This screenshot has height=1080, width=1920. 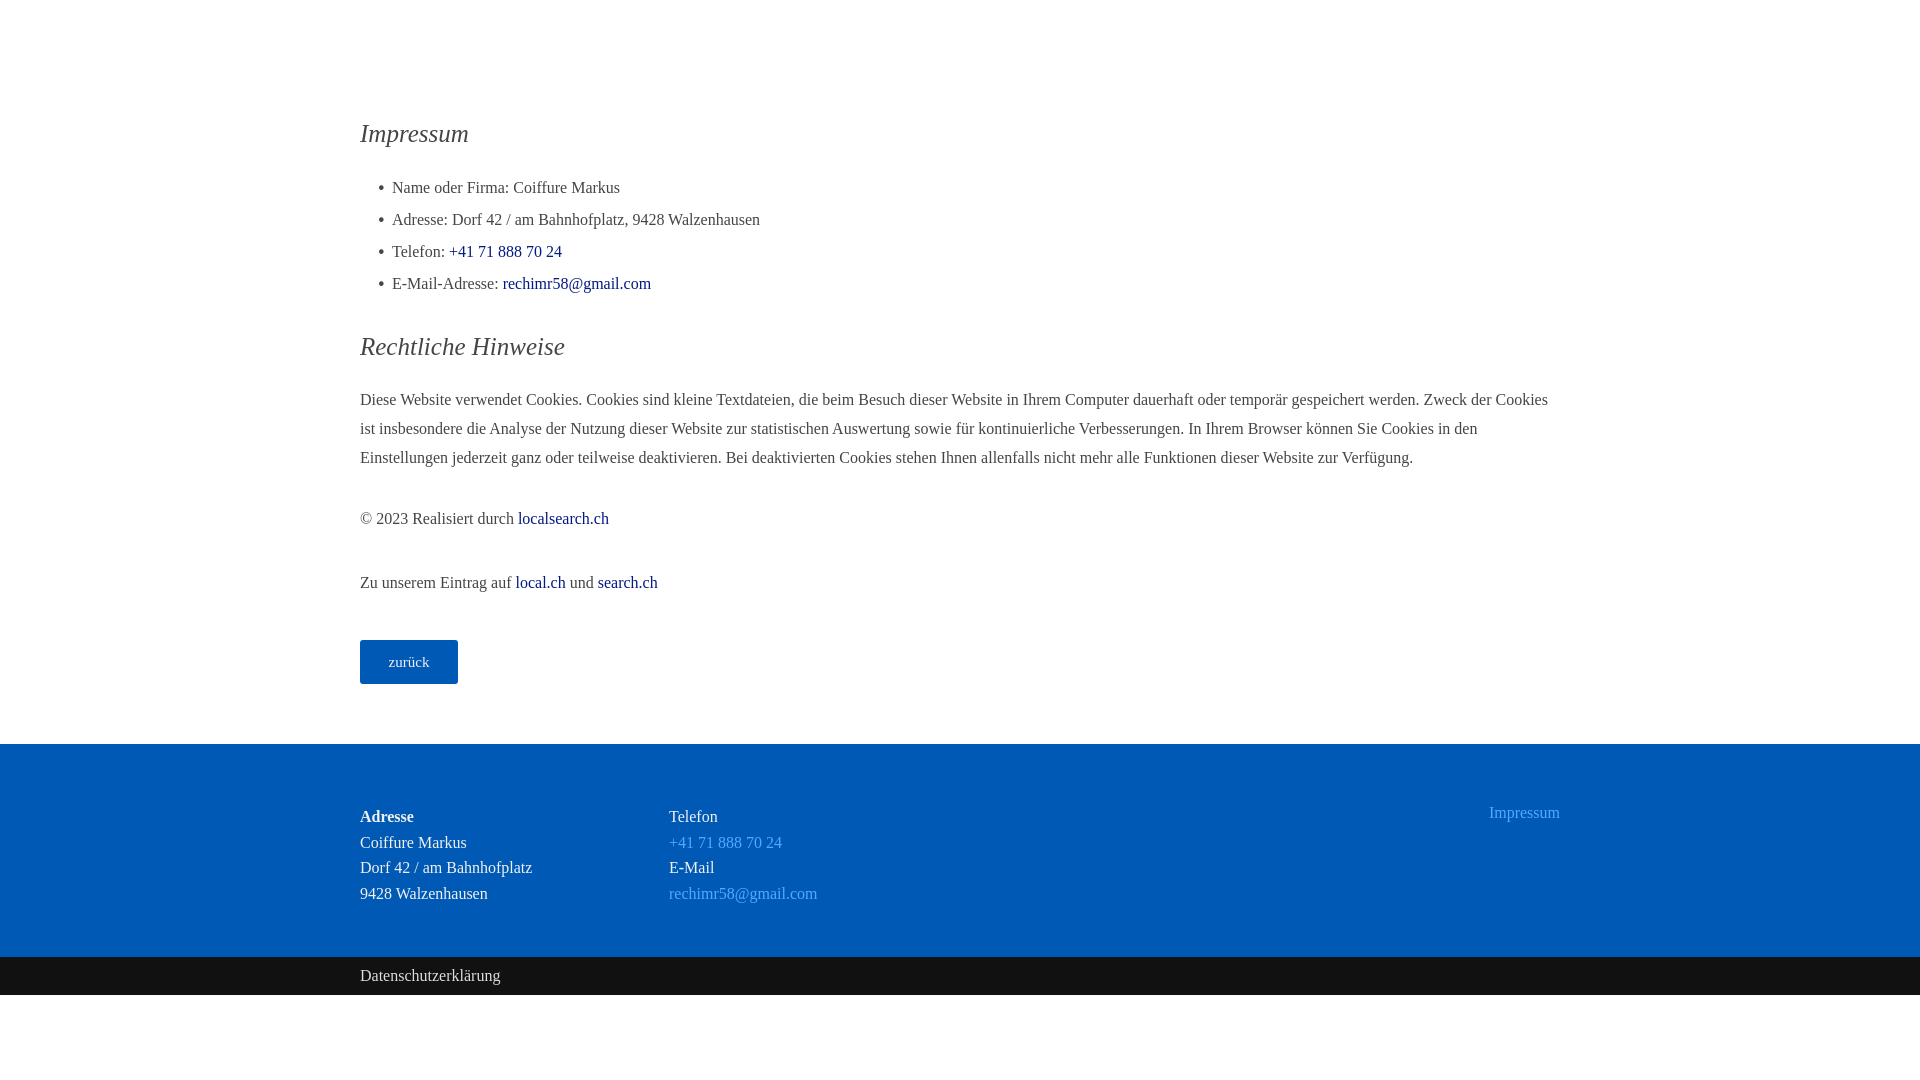 I want to click on '+41 71 888 70 24', so click(x=505, y=250).